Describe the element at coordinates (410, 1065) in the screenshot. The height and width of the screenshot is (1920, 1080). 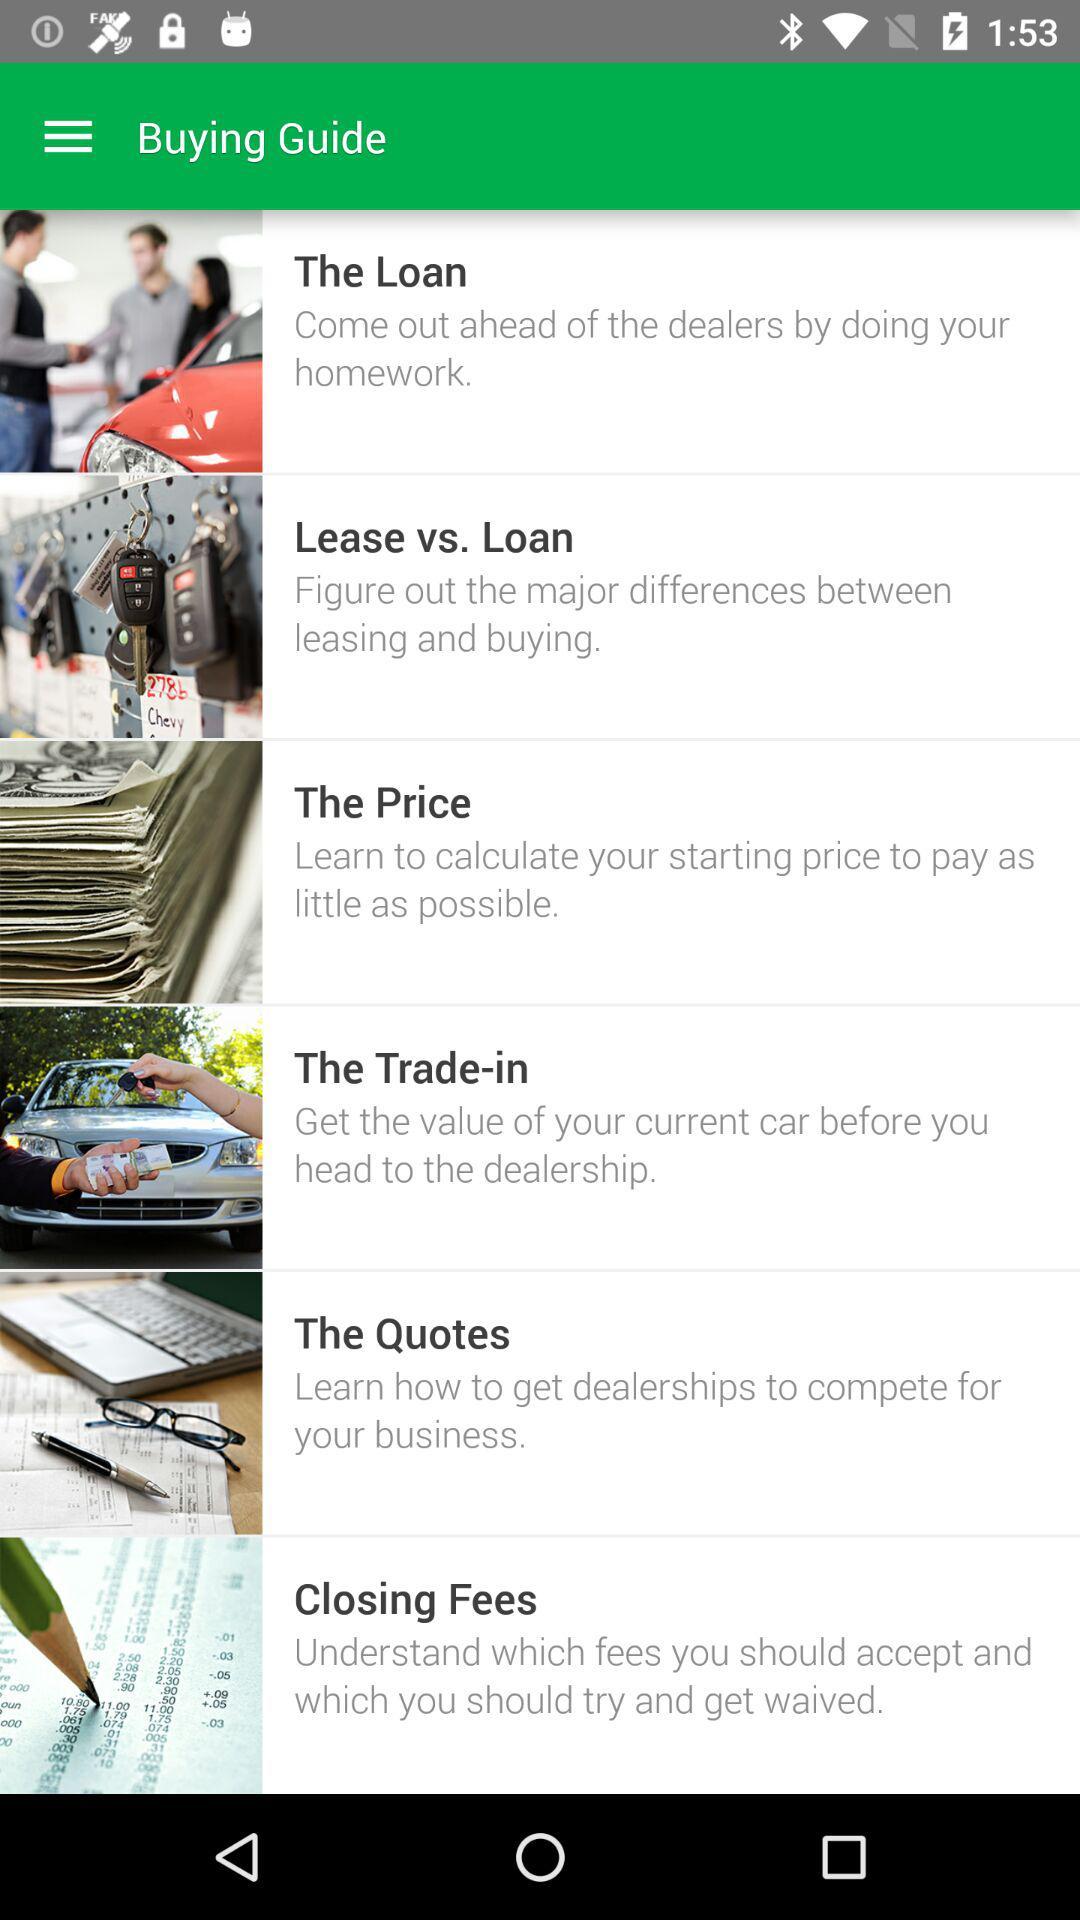
I see `icon below the learn to calculate item` at that location.